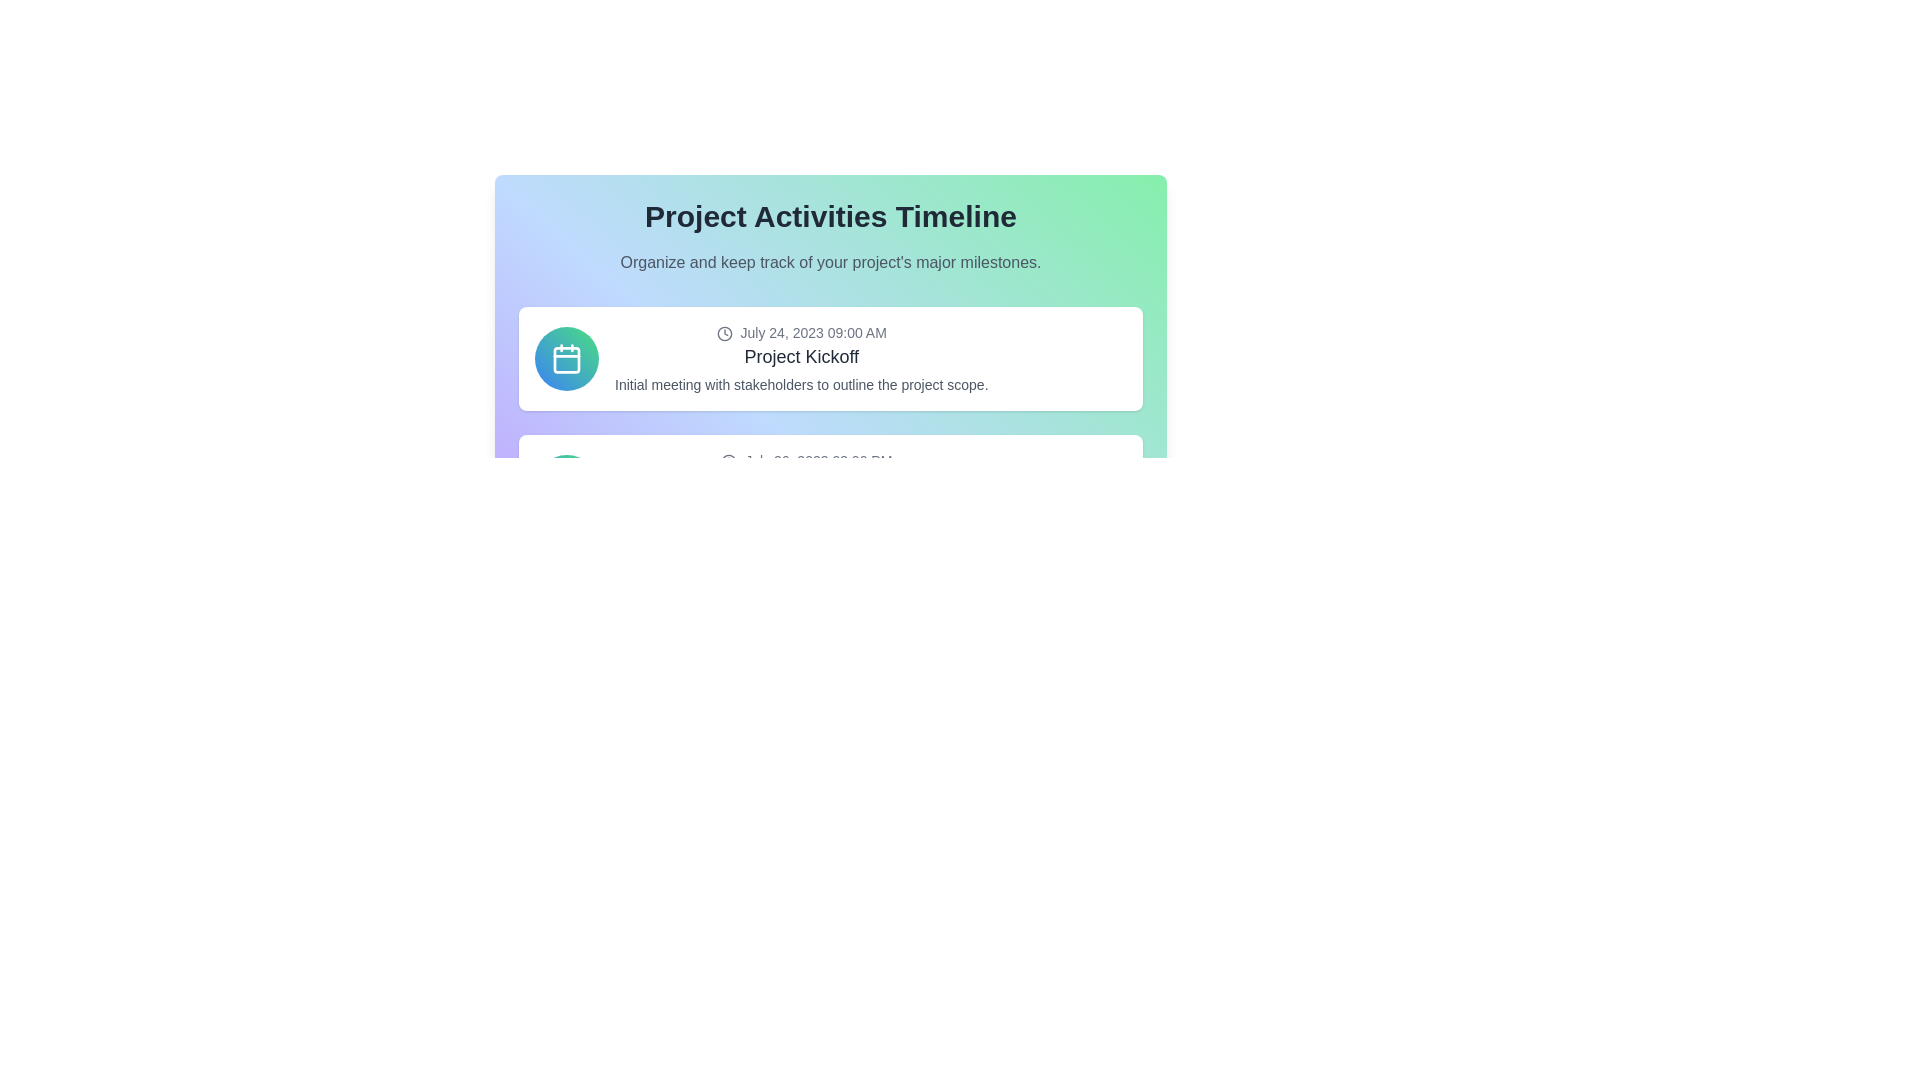  I want to click on information contained in the second Card component in the vertical list, which displays the event 'Design Review' with its details, so click(830, 486).